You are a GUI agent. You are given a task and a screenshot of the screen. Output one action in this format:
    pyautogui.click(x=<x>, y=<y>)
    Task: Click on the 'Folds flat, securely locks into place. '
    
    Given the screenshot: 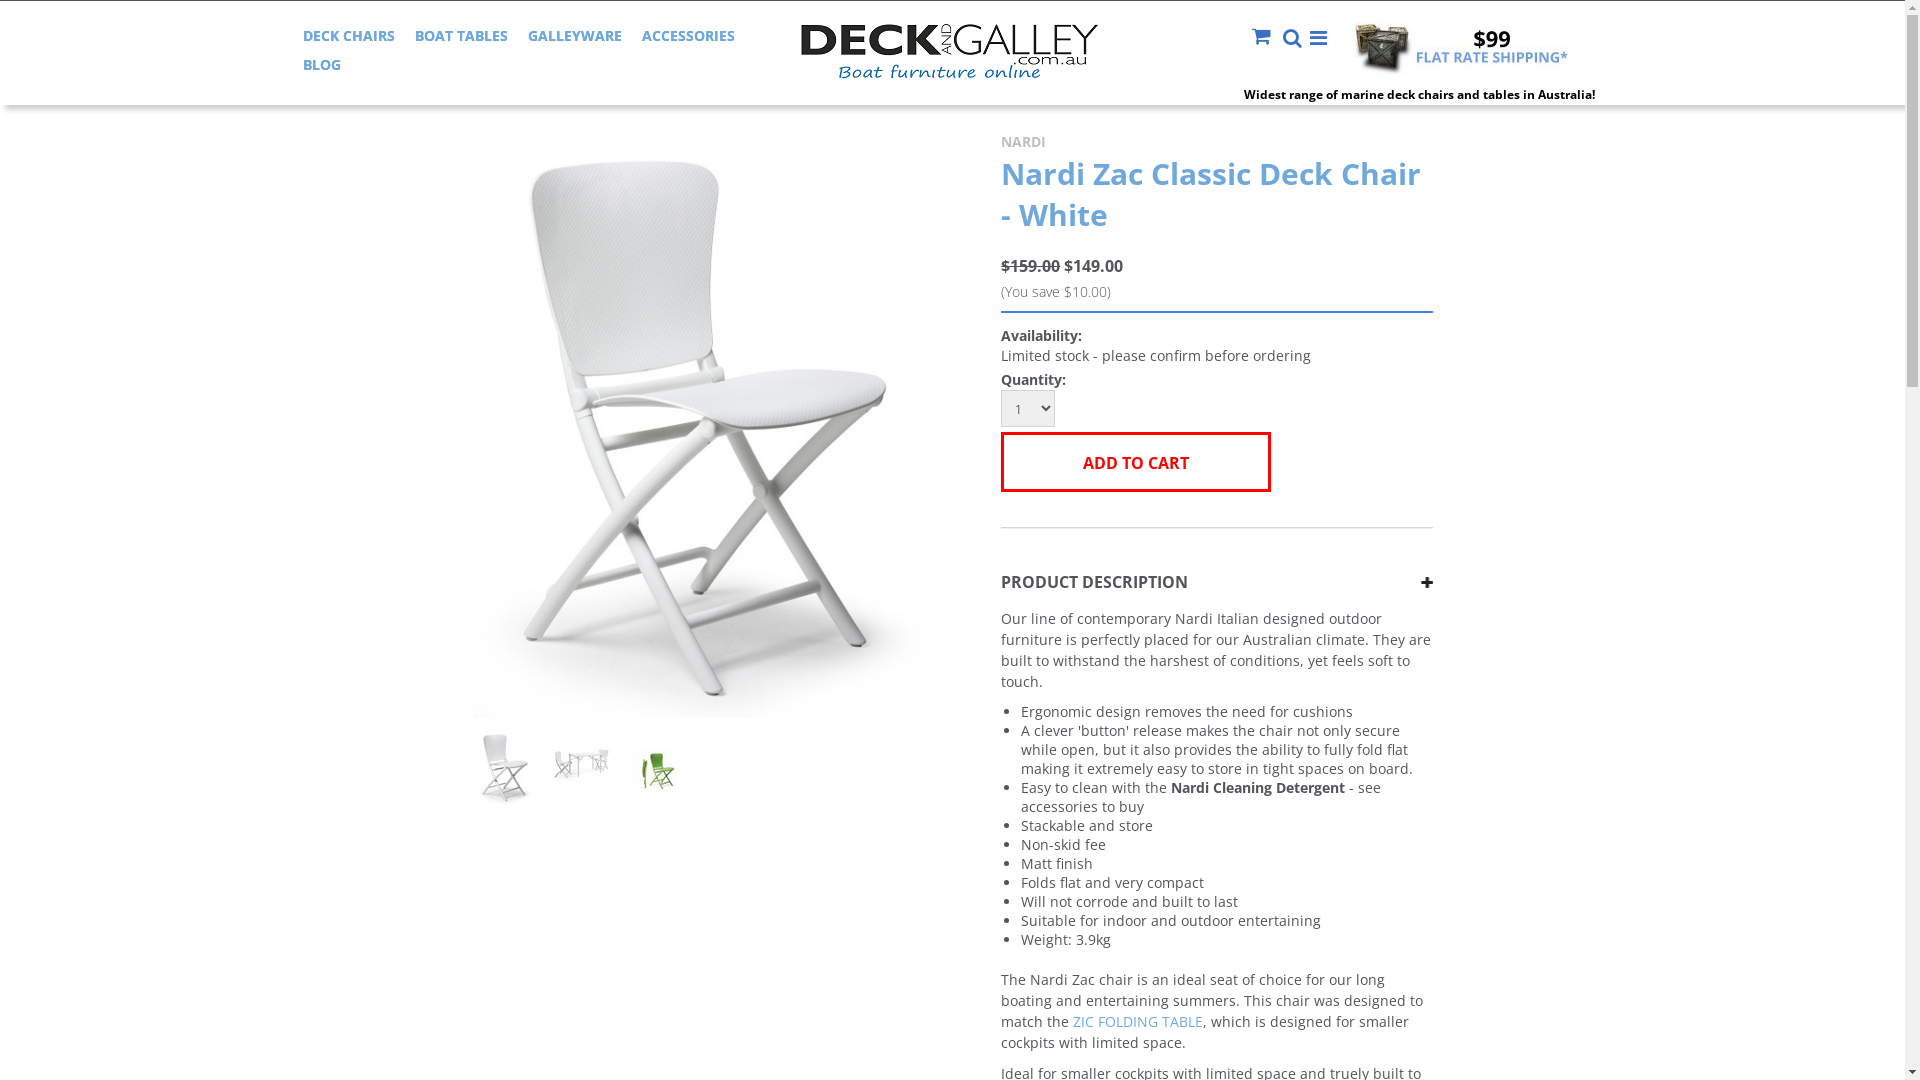 What is the action you would take?
    pyautogui.click(x=657, y=762)
    